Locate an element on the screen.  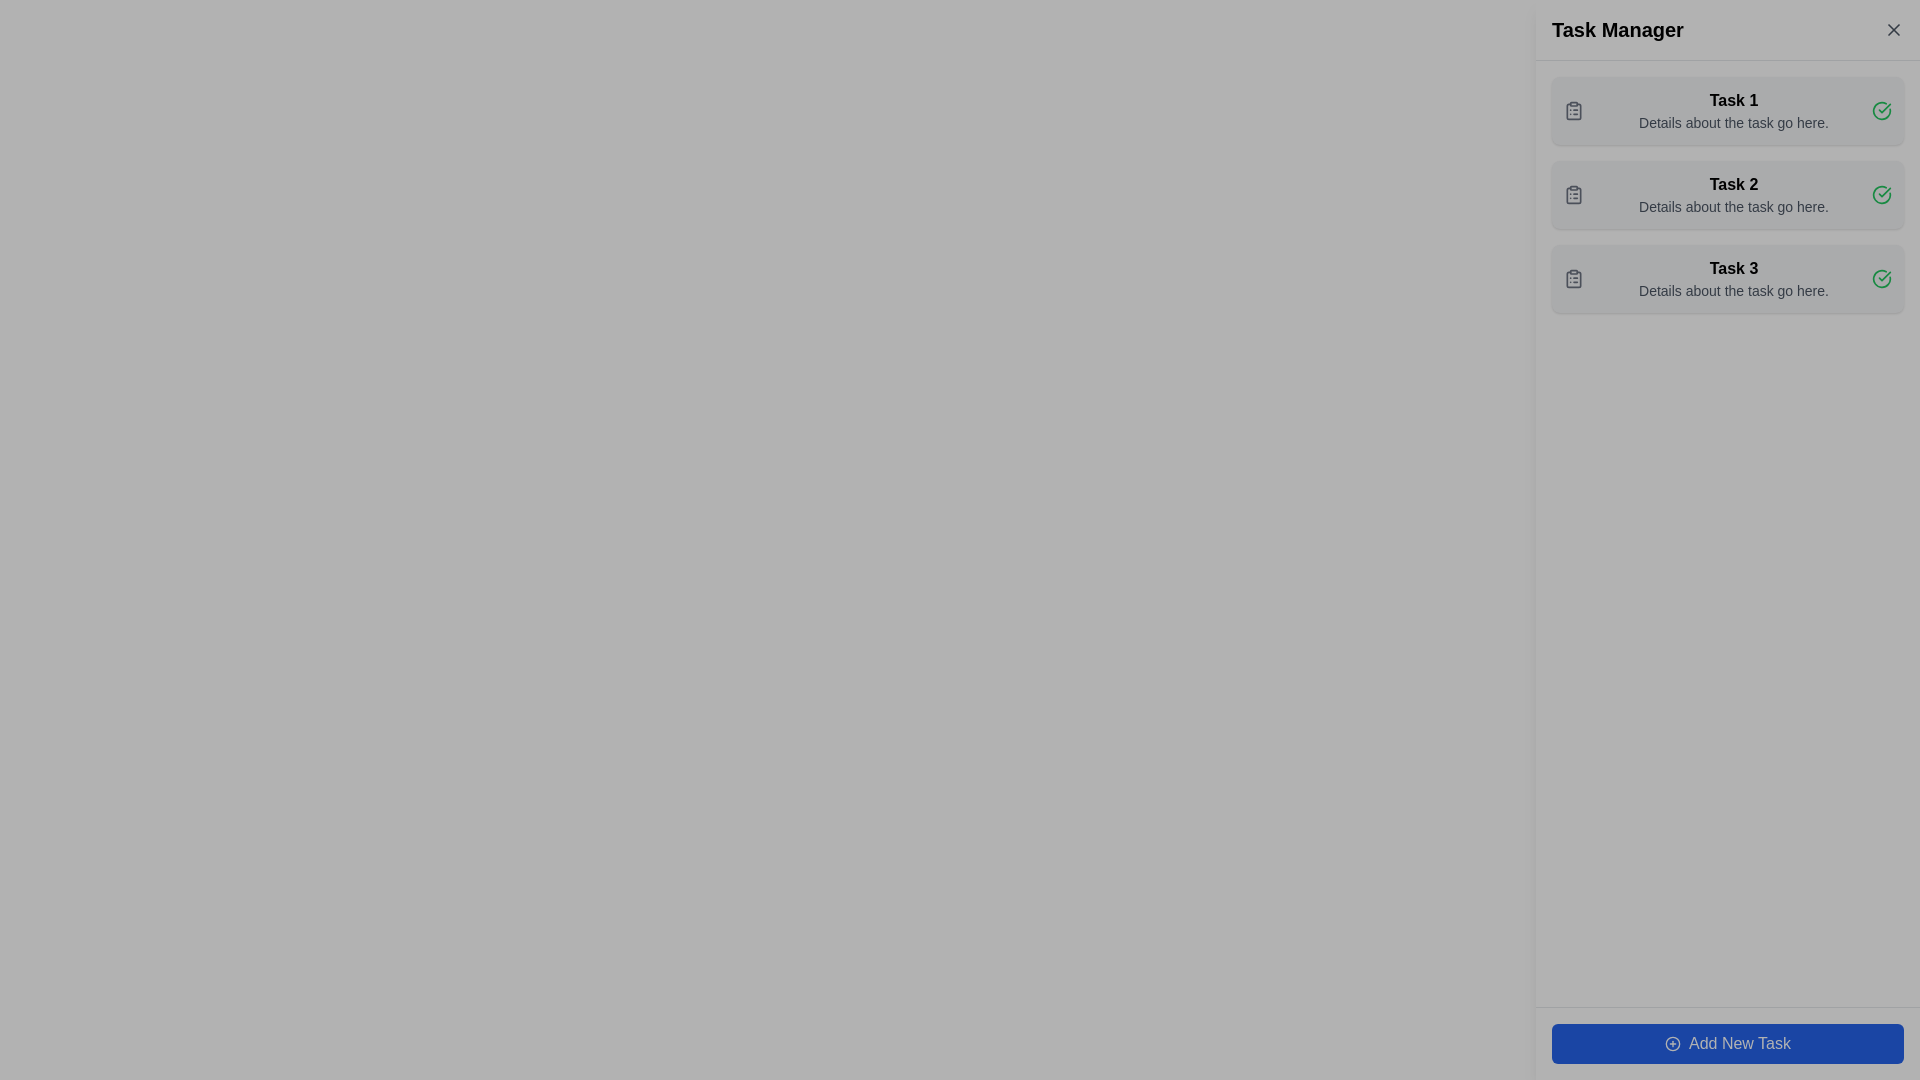
the clipboard icon representing a list in the first task card titled 'Task 1' located in the task management section is located at coordinates (1573, 111).